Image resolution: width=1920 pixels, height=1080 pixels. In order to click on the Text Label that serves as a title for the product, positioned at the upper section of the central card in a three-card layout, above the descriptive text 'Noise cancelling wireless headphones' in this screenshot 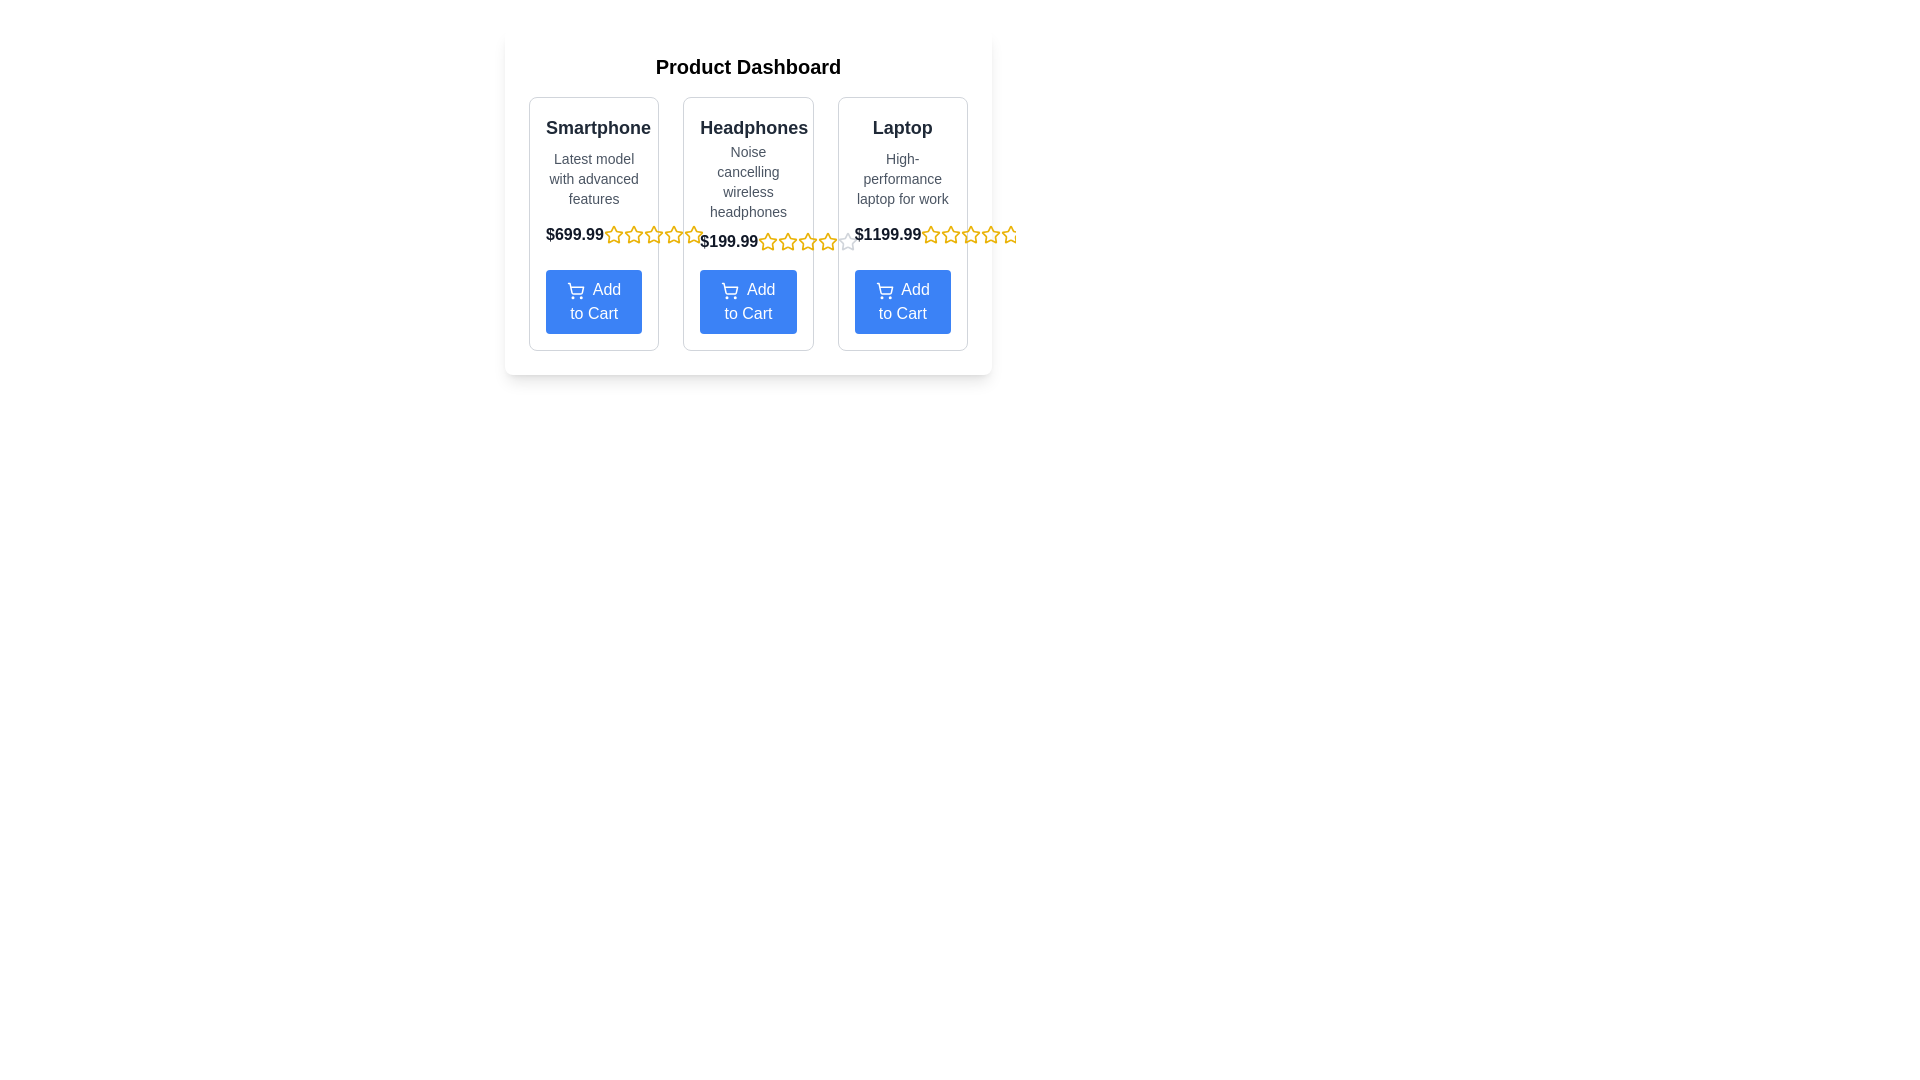, I will do `click(747, 127)`.